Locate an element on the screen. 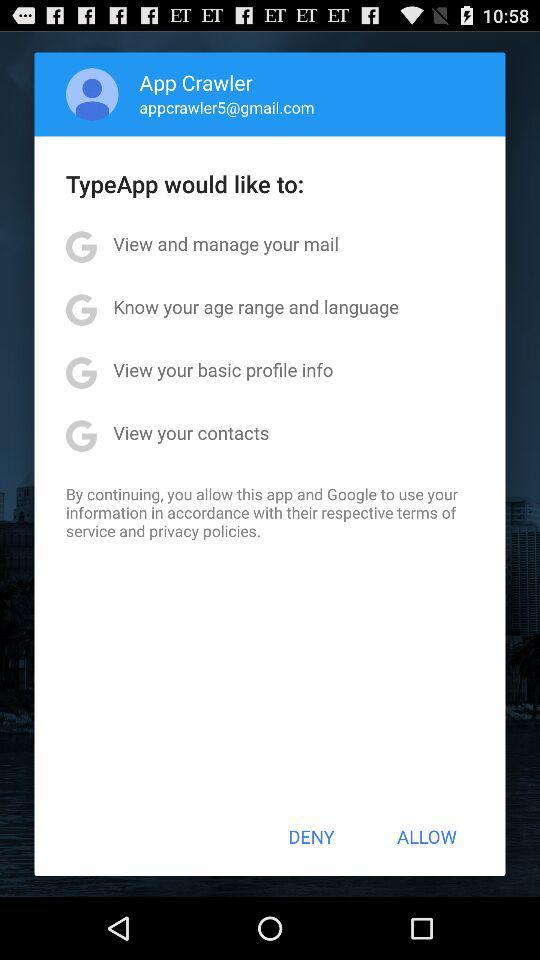 The height and width of the screenshot is (960, 540). item below view and manage app is located at coordinates (256, 306).